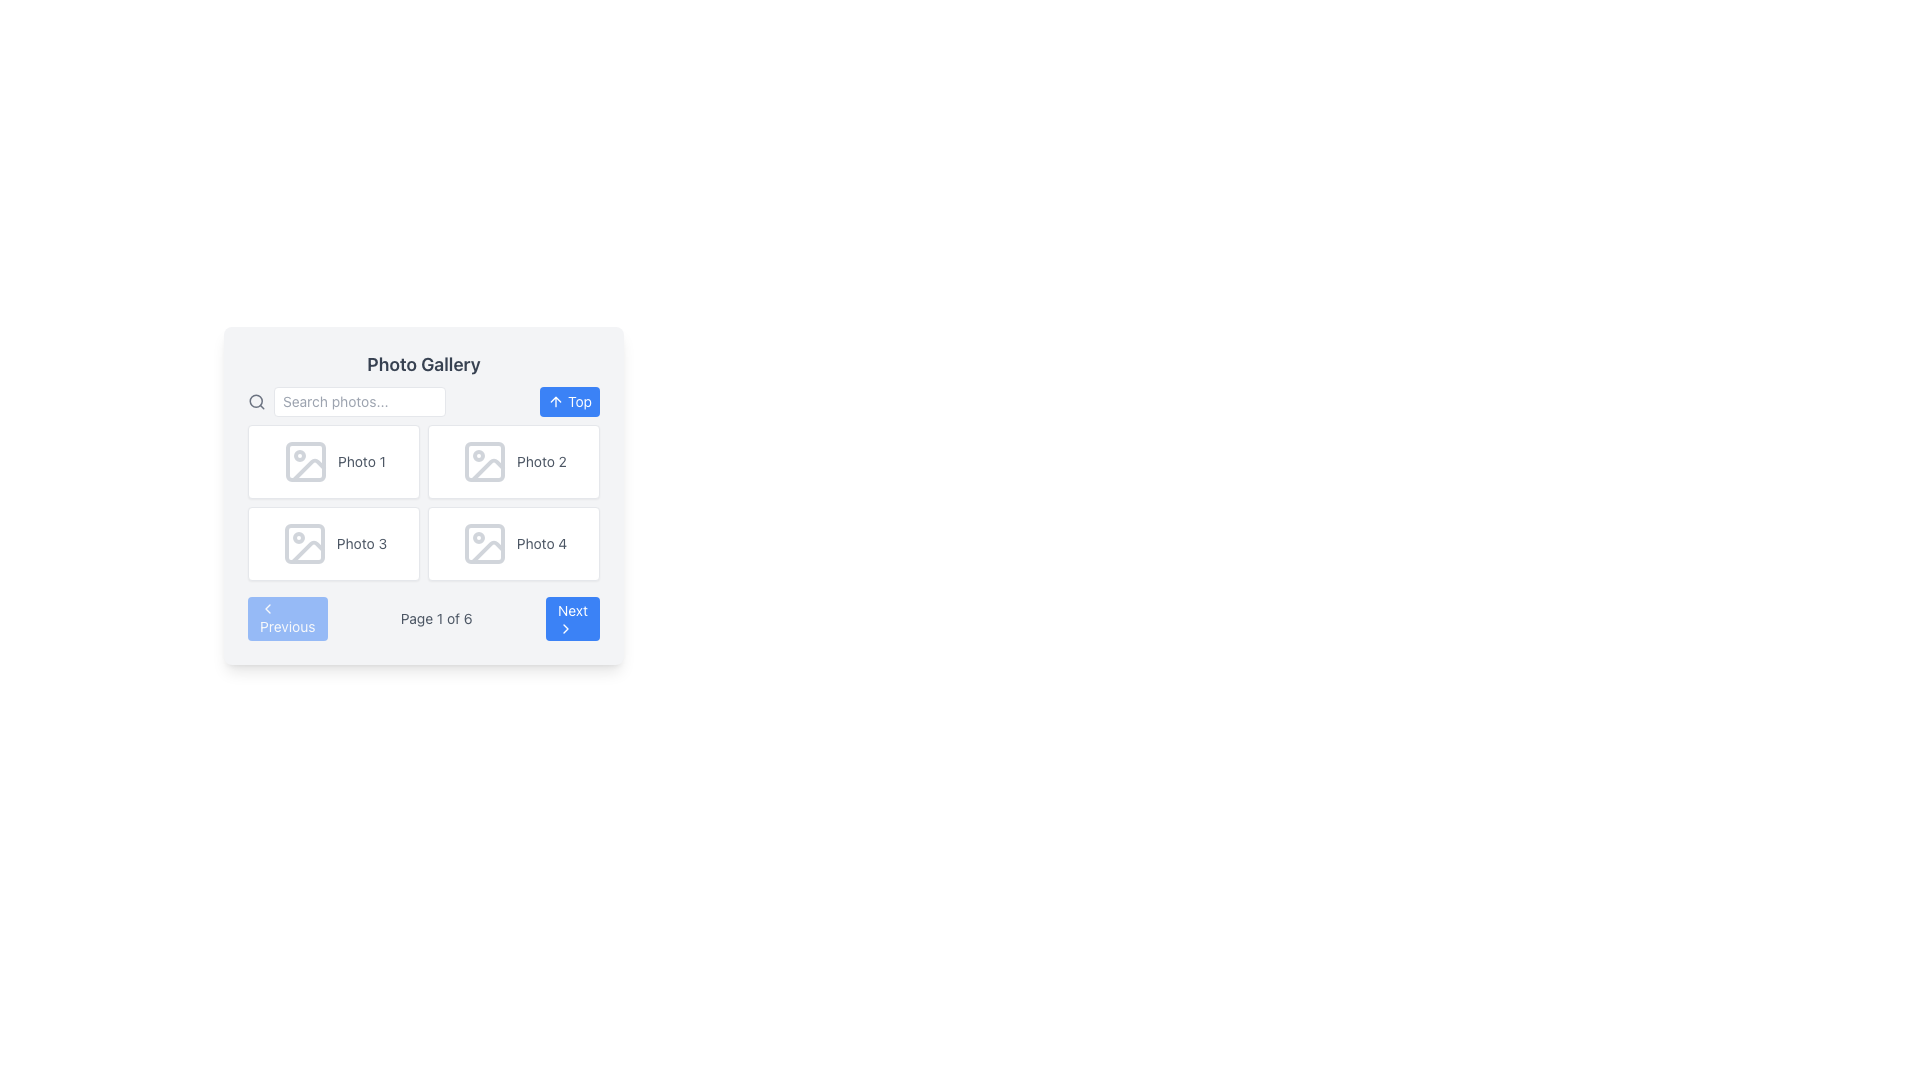  I want to click on the Selectable button for 'Photo 1' in the grid layout, so click(334, 462).